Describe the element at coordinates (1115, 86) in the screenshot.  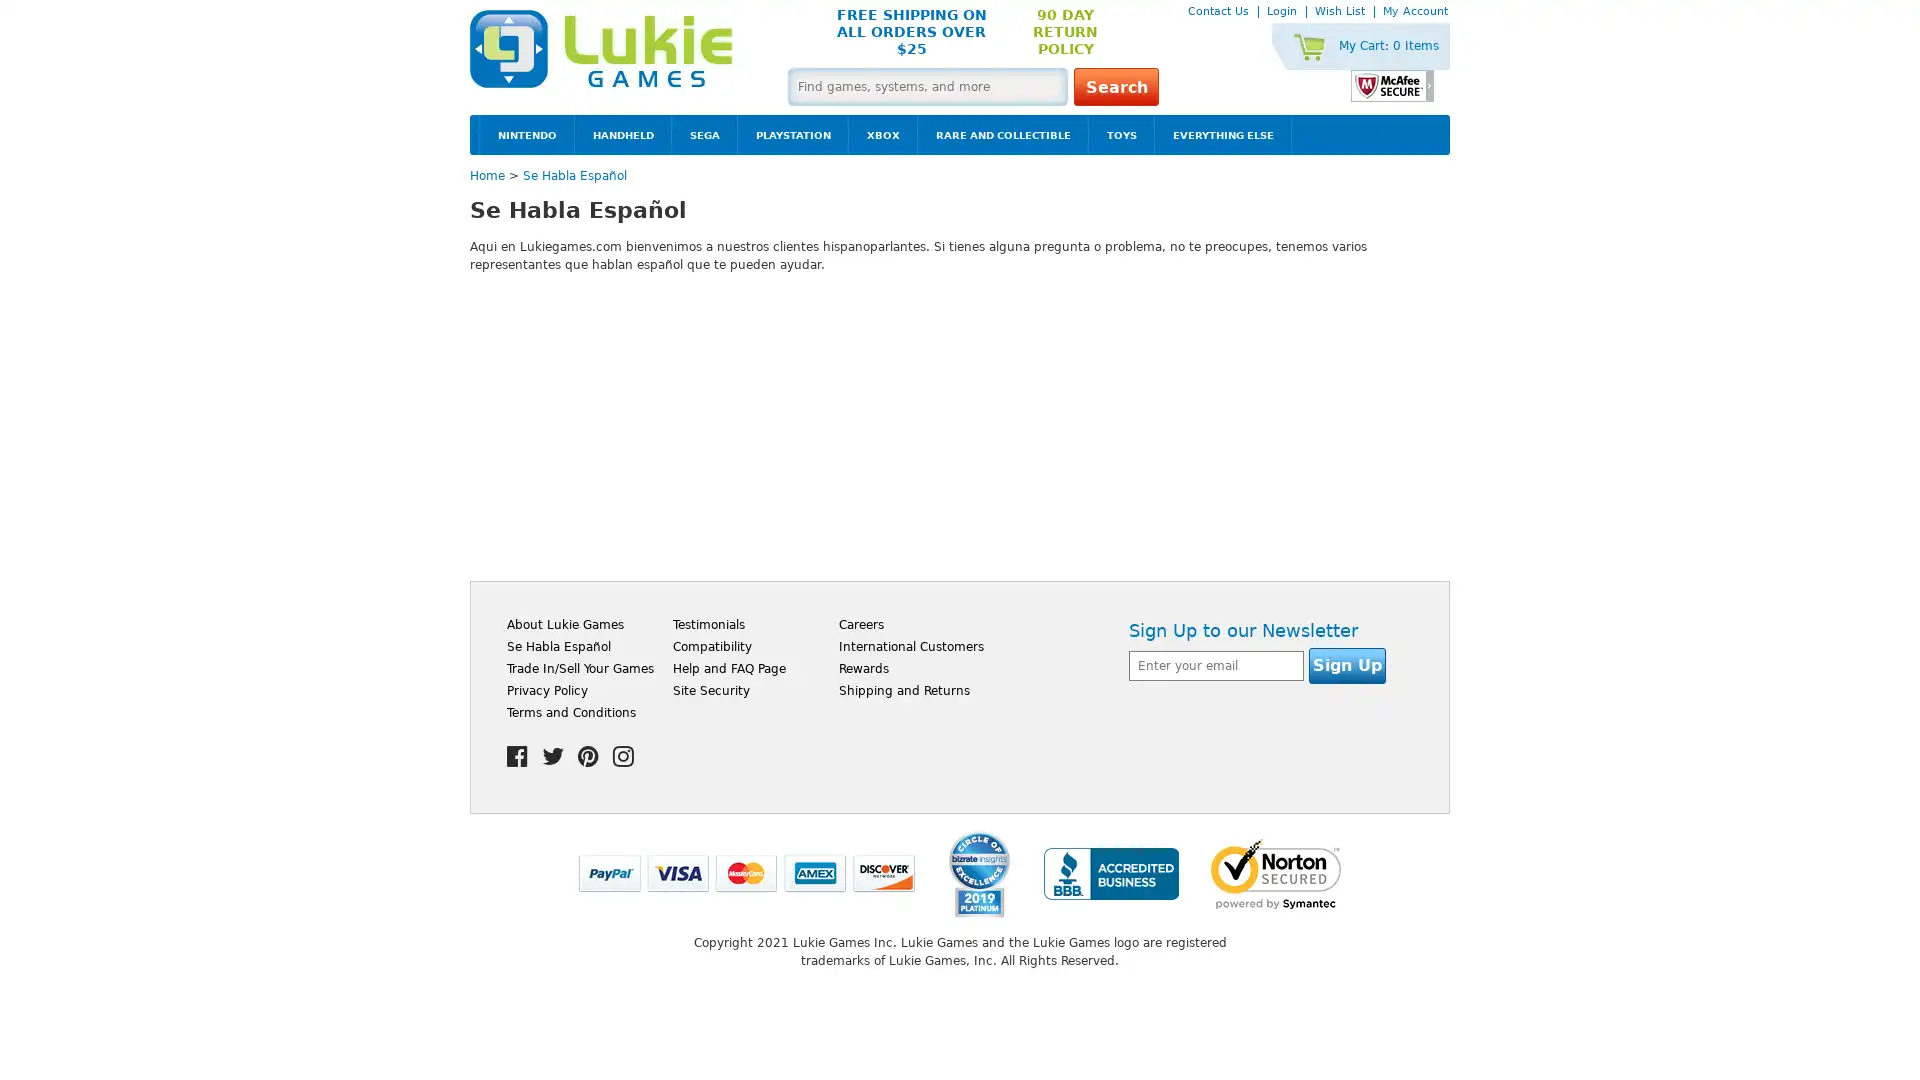
I see `Search` at that location.